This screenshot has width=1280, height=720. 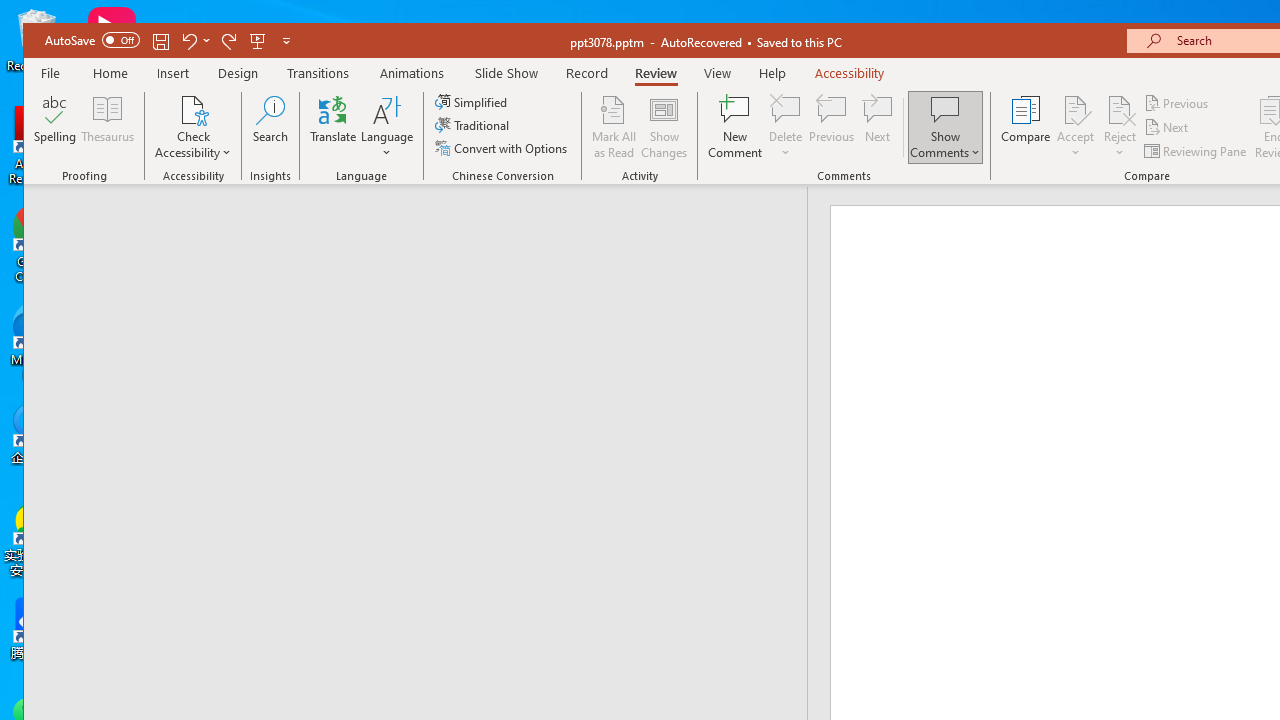 I want to click on 'Check Accessibility', so click(x=193, y=109).